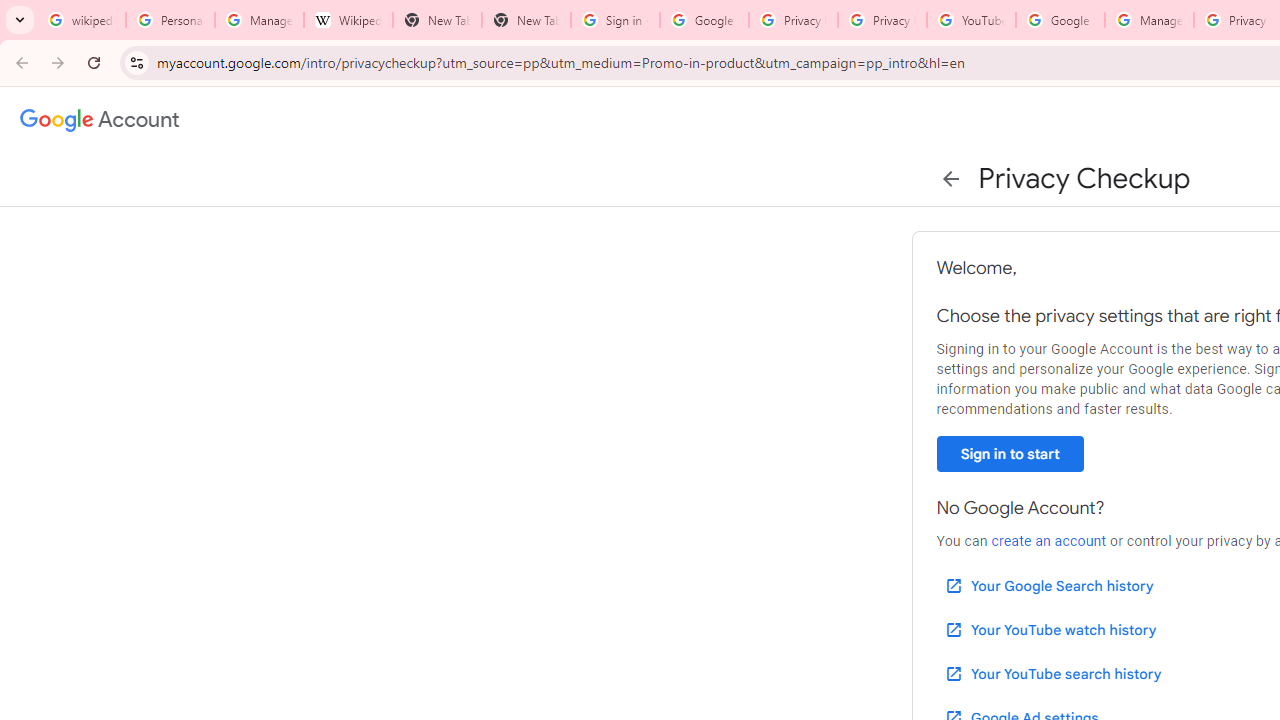  What do you see at coordinates (1047, 585) in the screenshot?
I see `'Your Google Search history'` at bounding box center [1047, 585].